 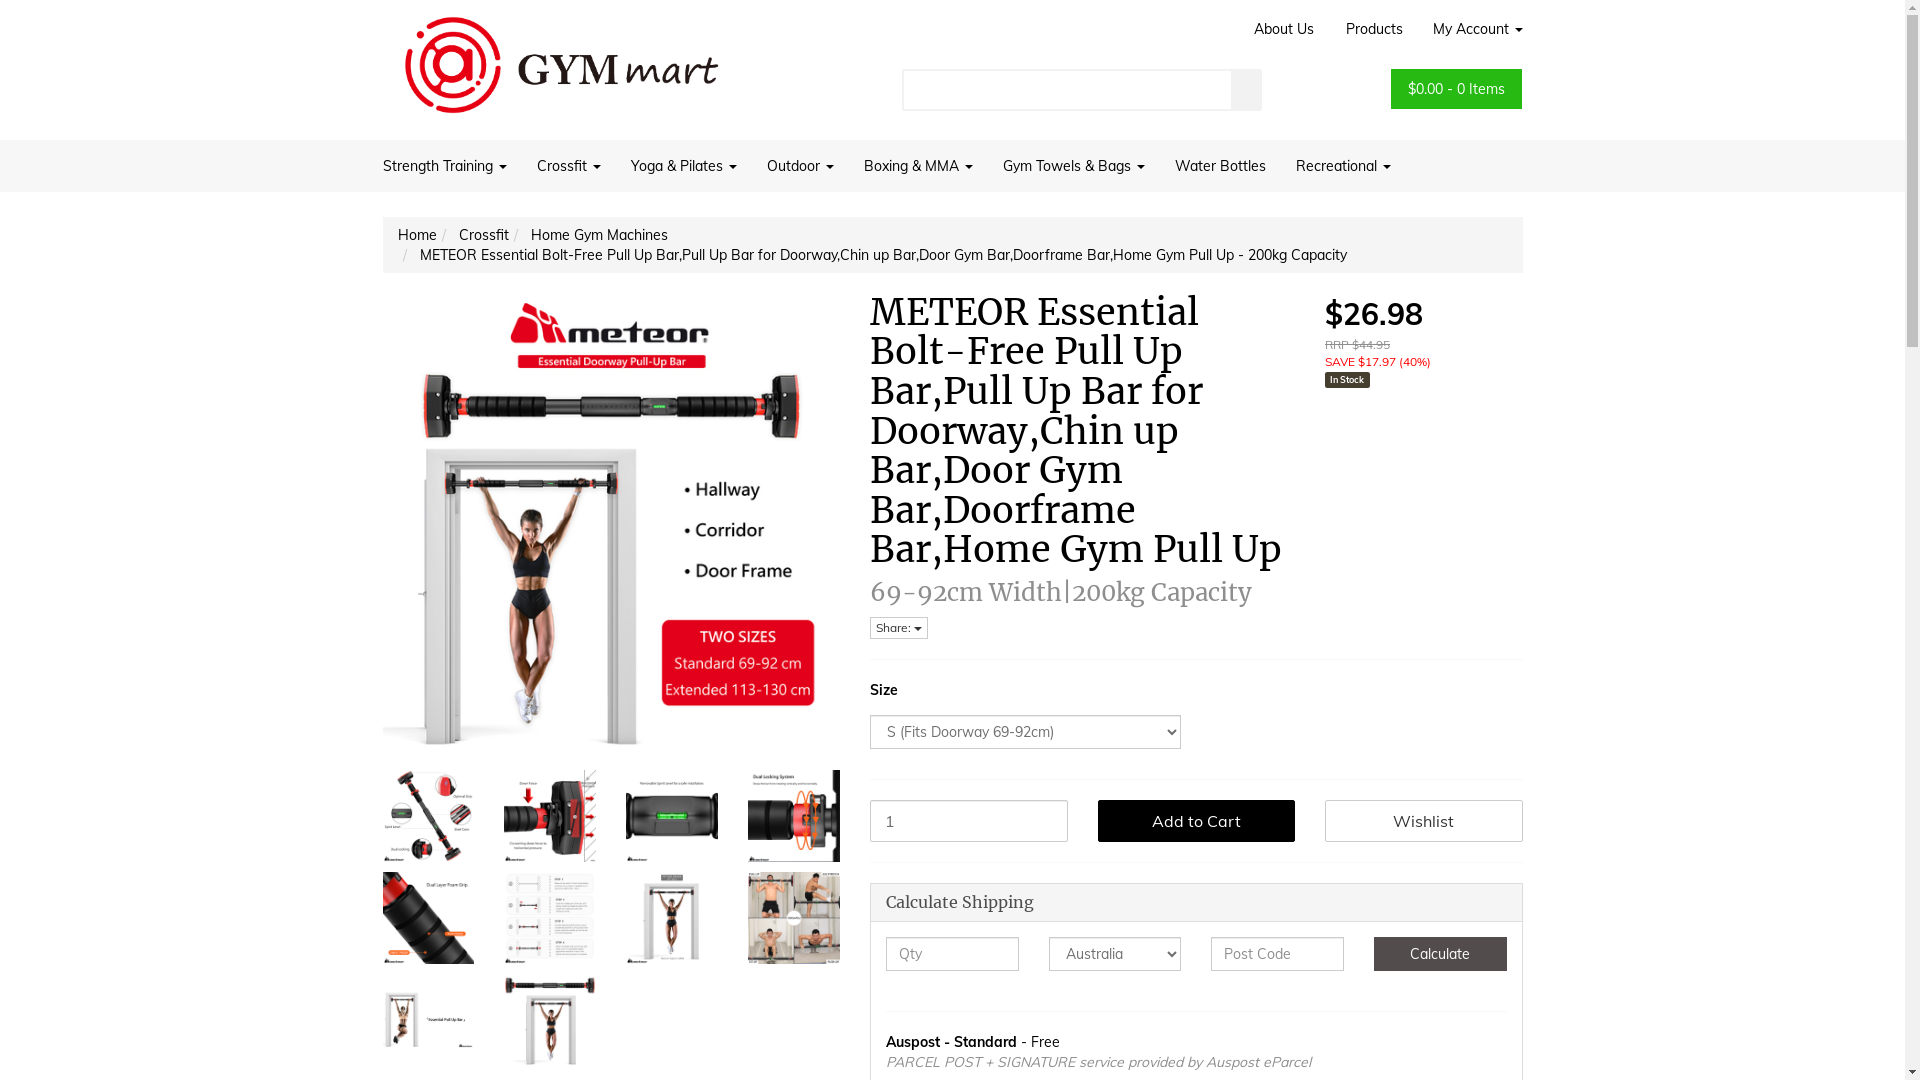 What do you see at coordinates (550, 816) in the screenshot?
I see `'Large View'` at bounding box center [550, 816].